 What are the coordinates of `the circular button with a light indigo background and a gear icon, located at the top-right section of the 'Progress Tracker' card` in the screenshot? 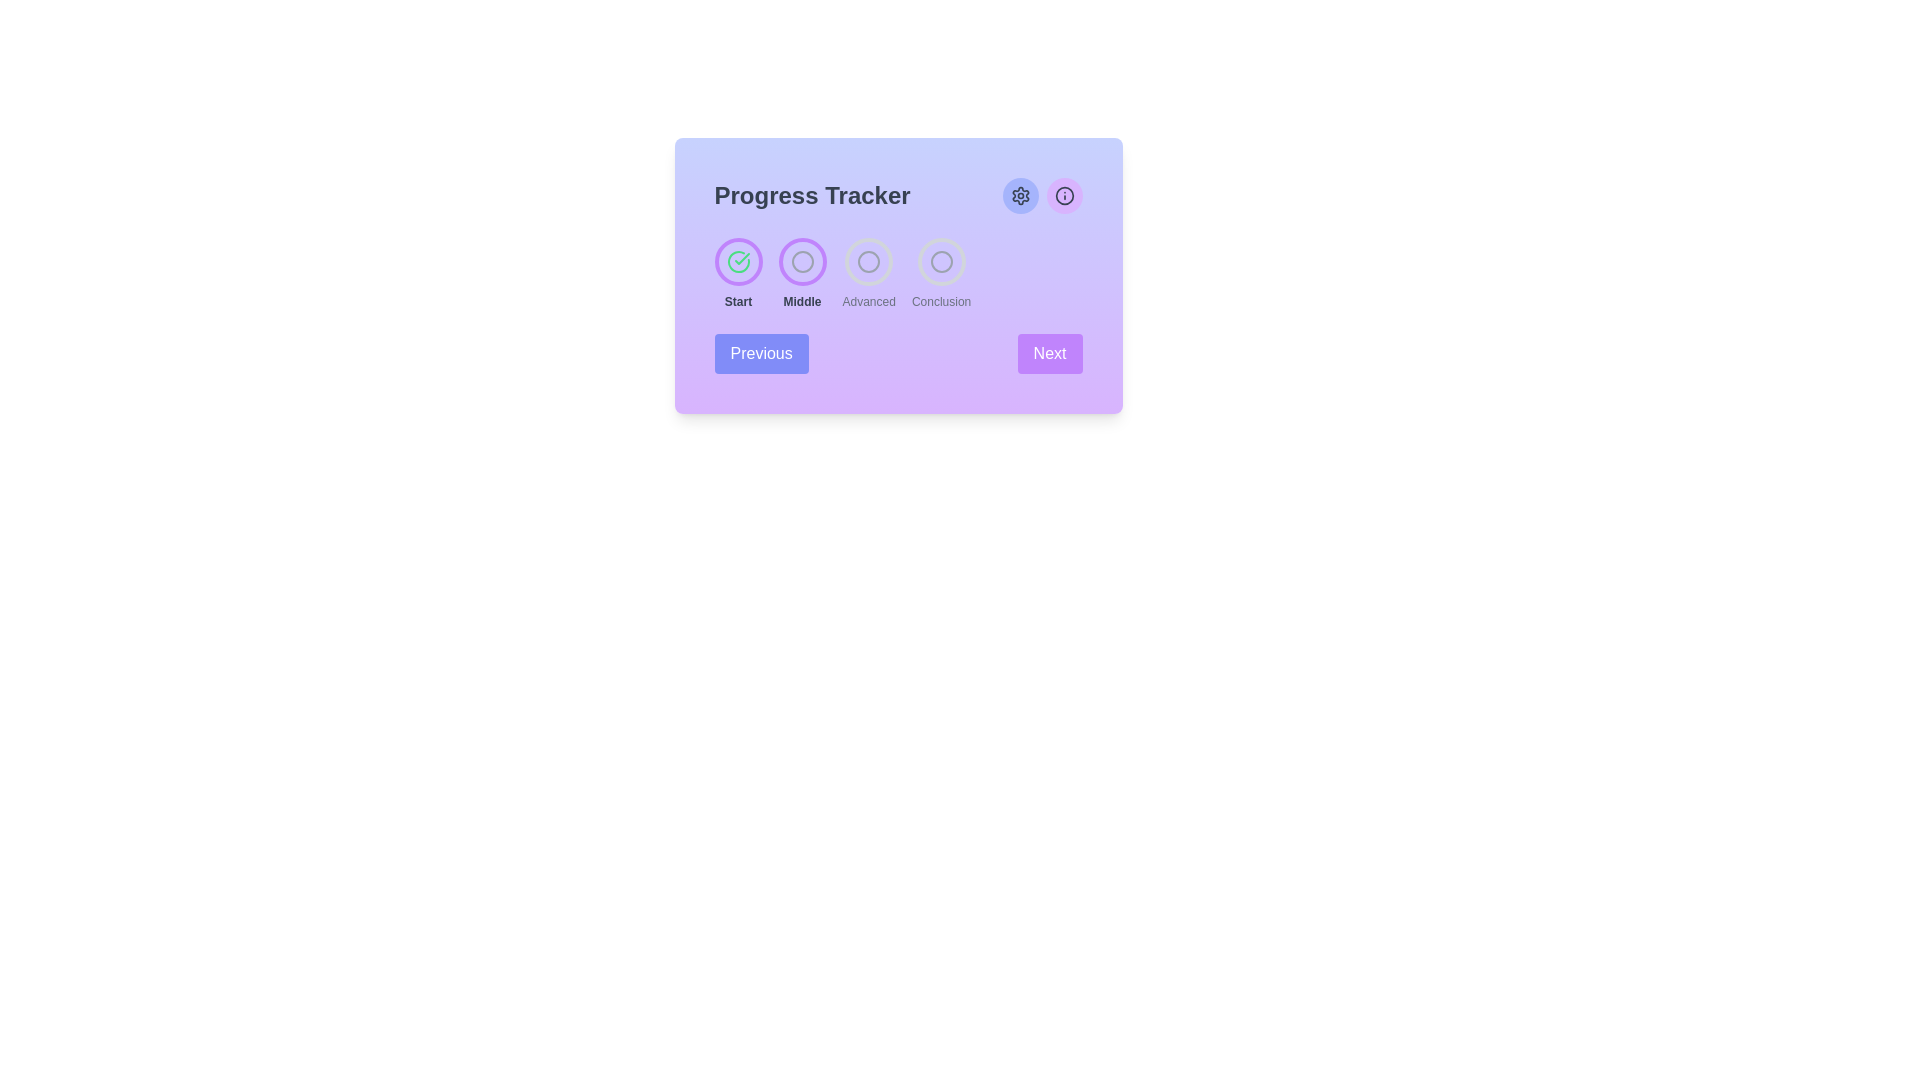 It's located at (1020, 196).